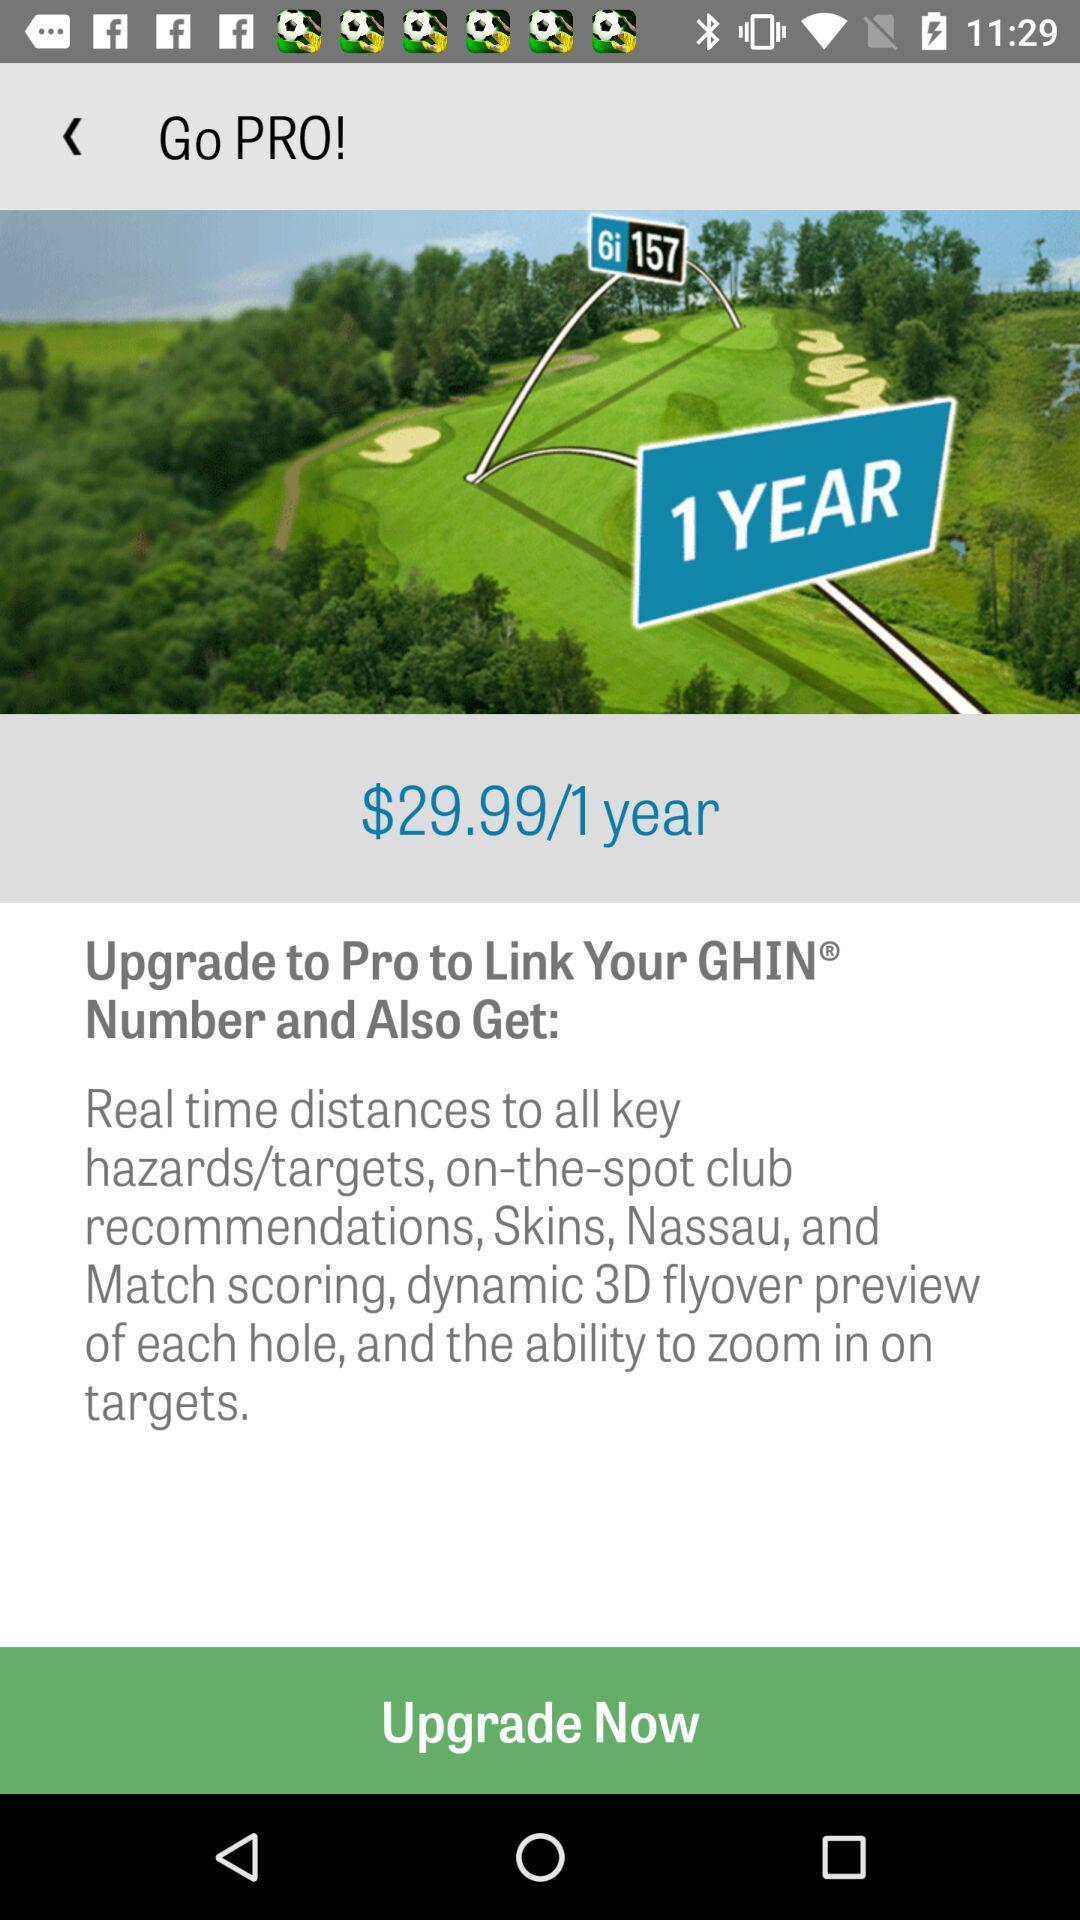  What do you see at coordinates (72, 135) in the screenshot?
I see `icon next to go pro! app` at bounding box center [72, 135].